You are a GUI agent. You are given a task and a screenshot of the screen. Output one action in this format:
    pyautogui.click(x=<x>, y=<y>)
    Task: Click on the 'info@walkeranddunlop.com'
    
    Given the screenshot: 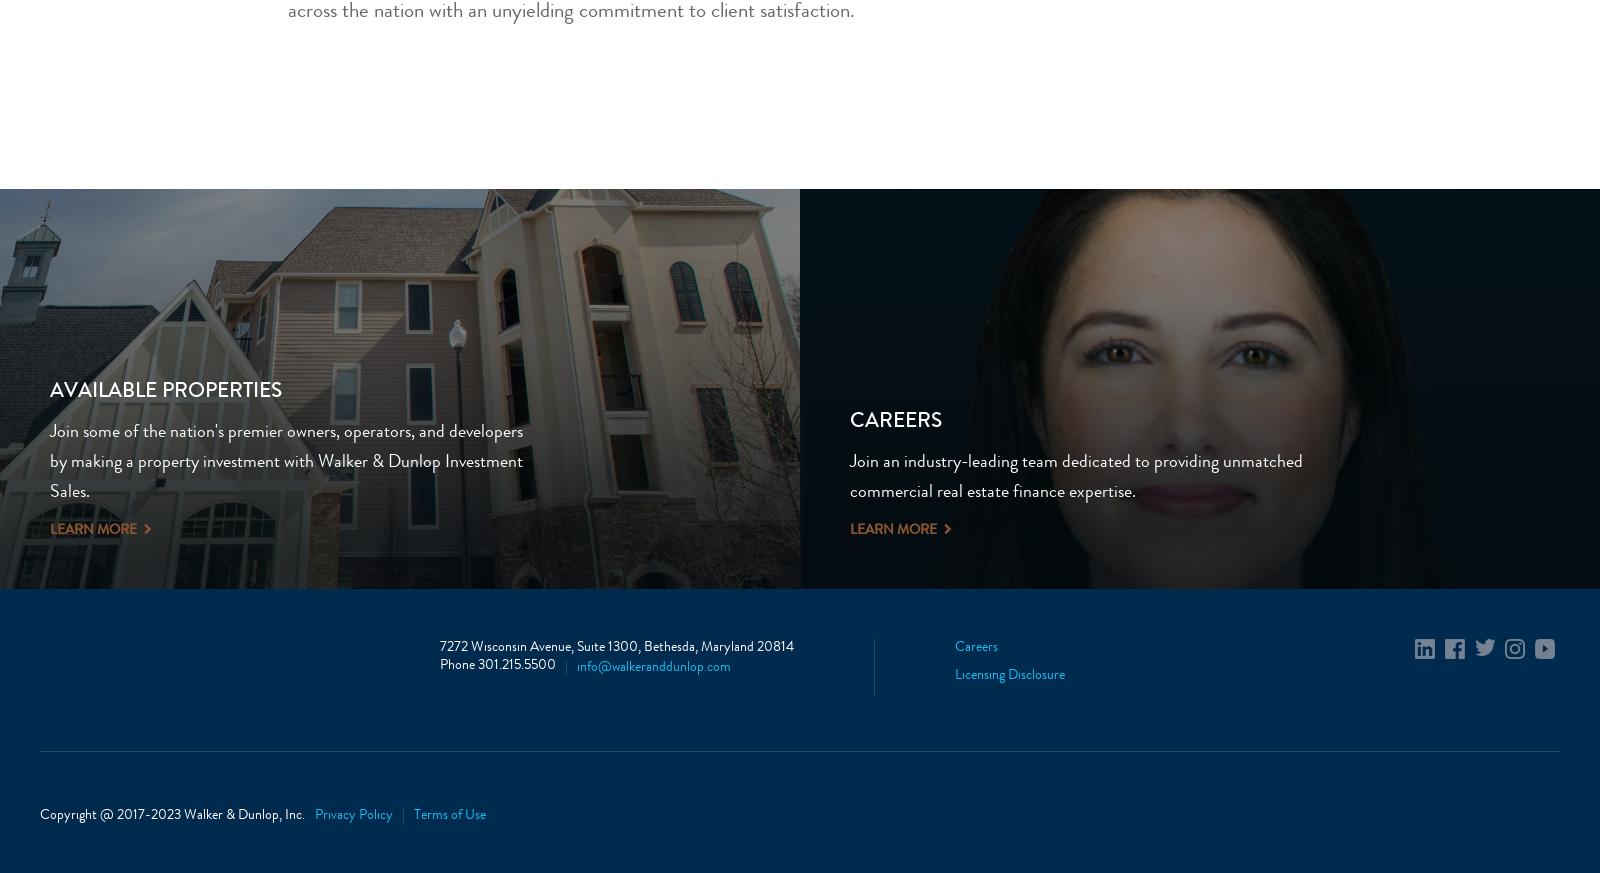 What is the action you would take?
    pyautogui.click(x=653, y=668)
    